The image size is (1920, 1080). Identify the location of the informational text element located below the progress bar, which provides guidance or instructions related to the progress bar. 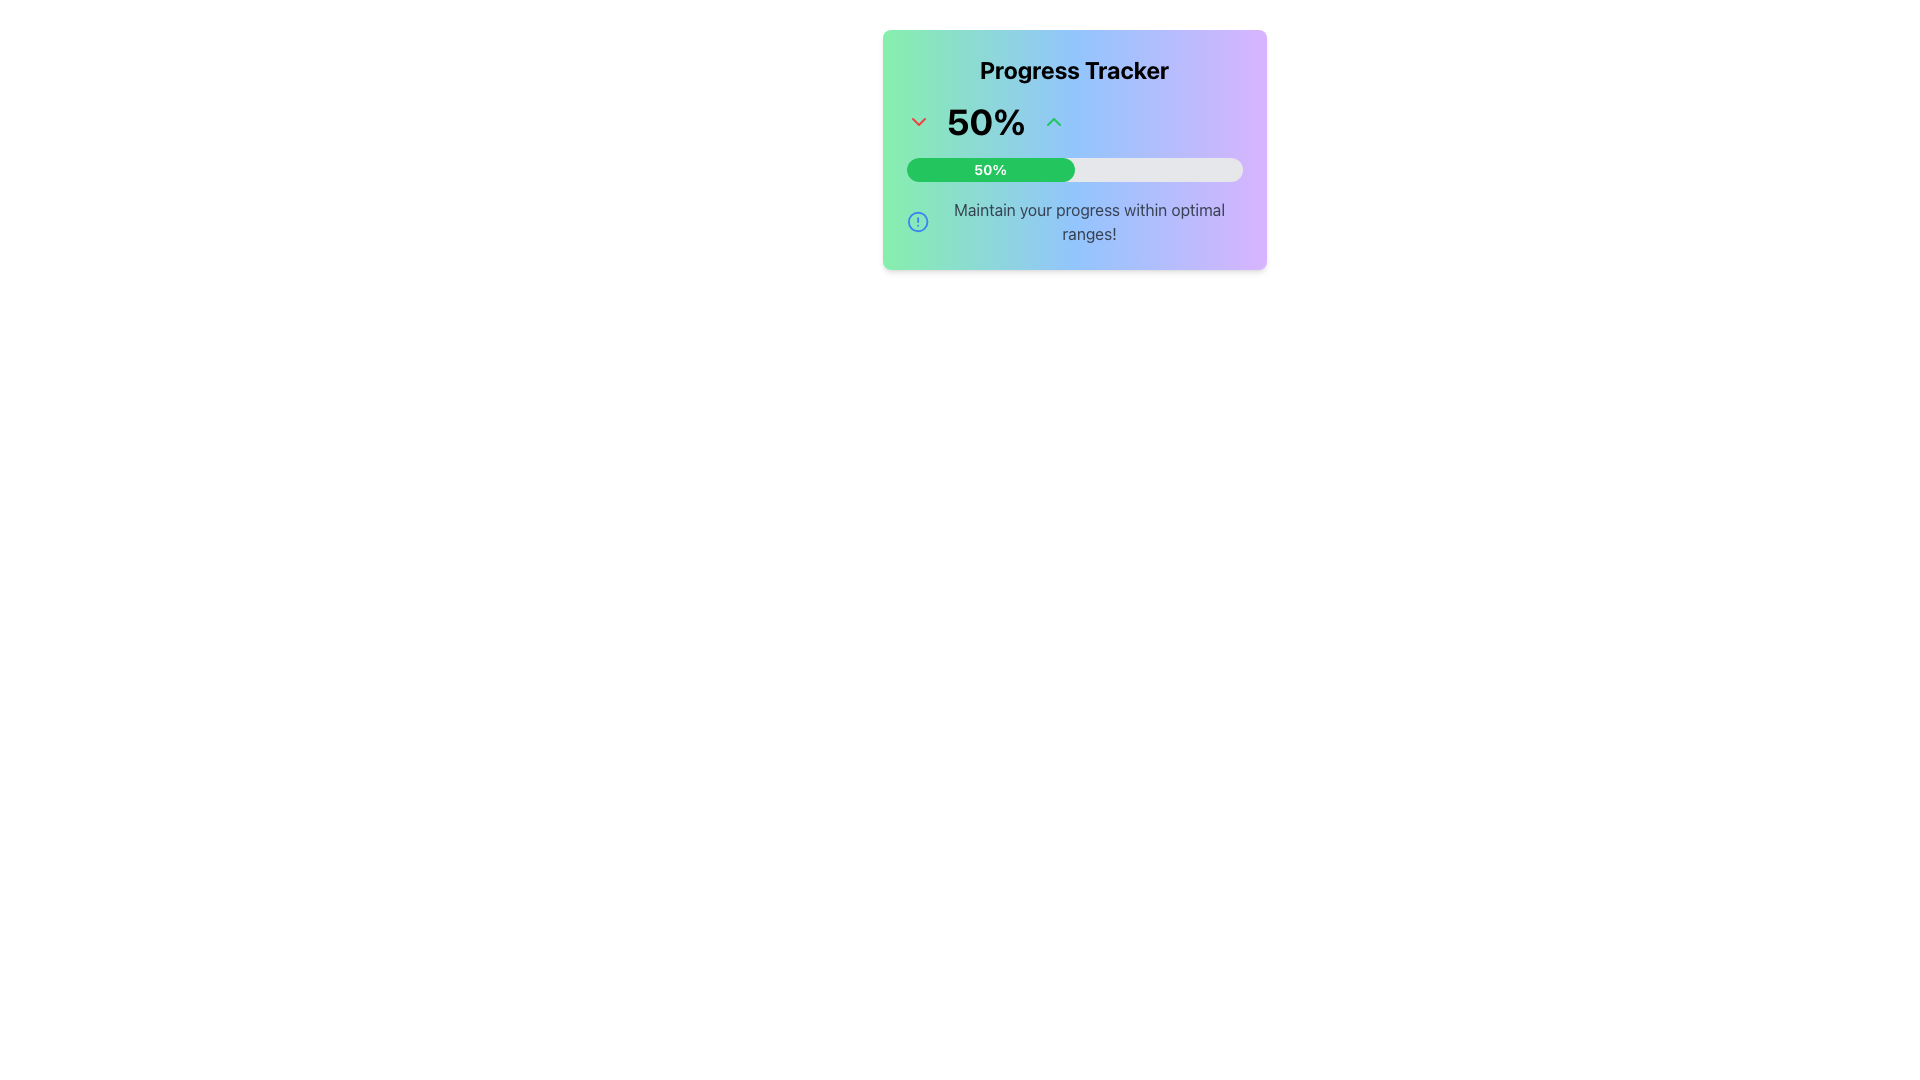
(1088, 222).